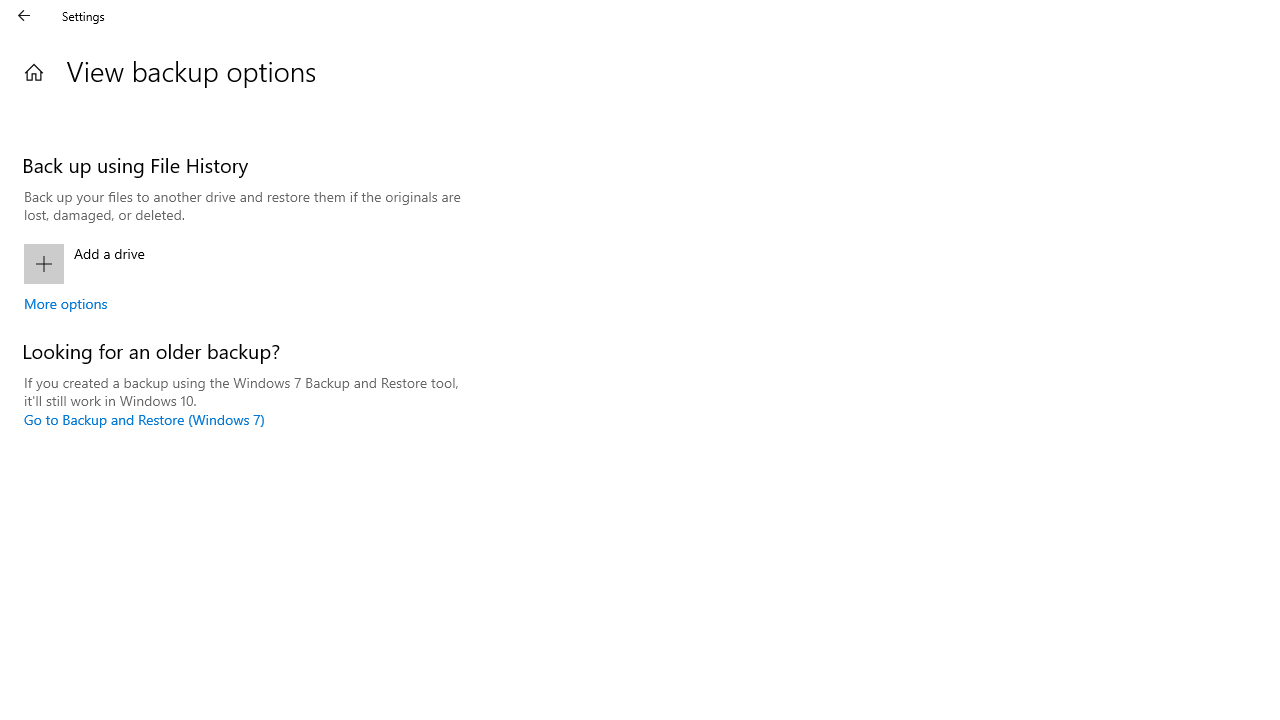 The height and width of the screenshot is (720, 1280). Describe the element at coordinates (24, 15) in the screenshot. I see `'Back'` at that location.